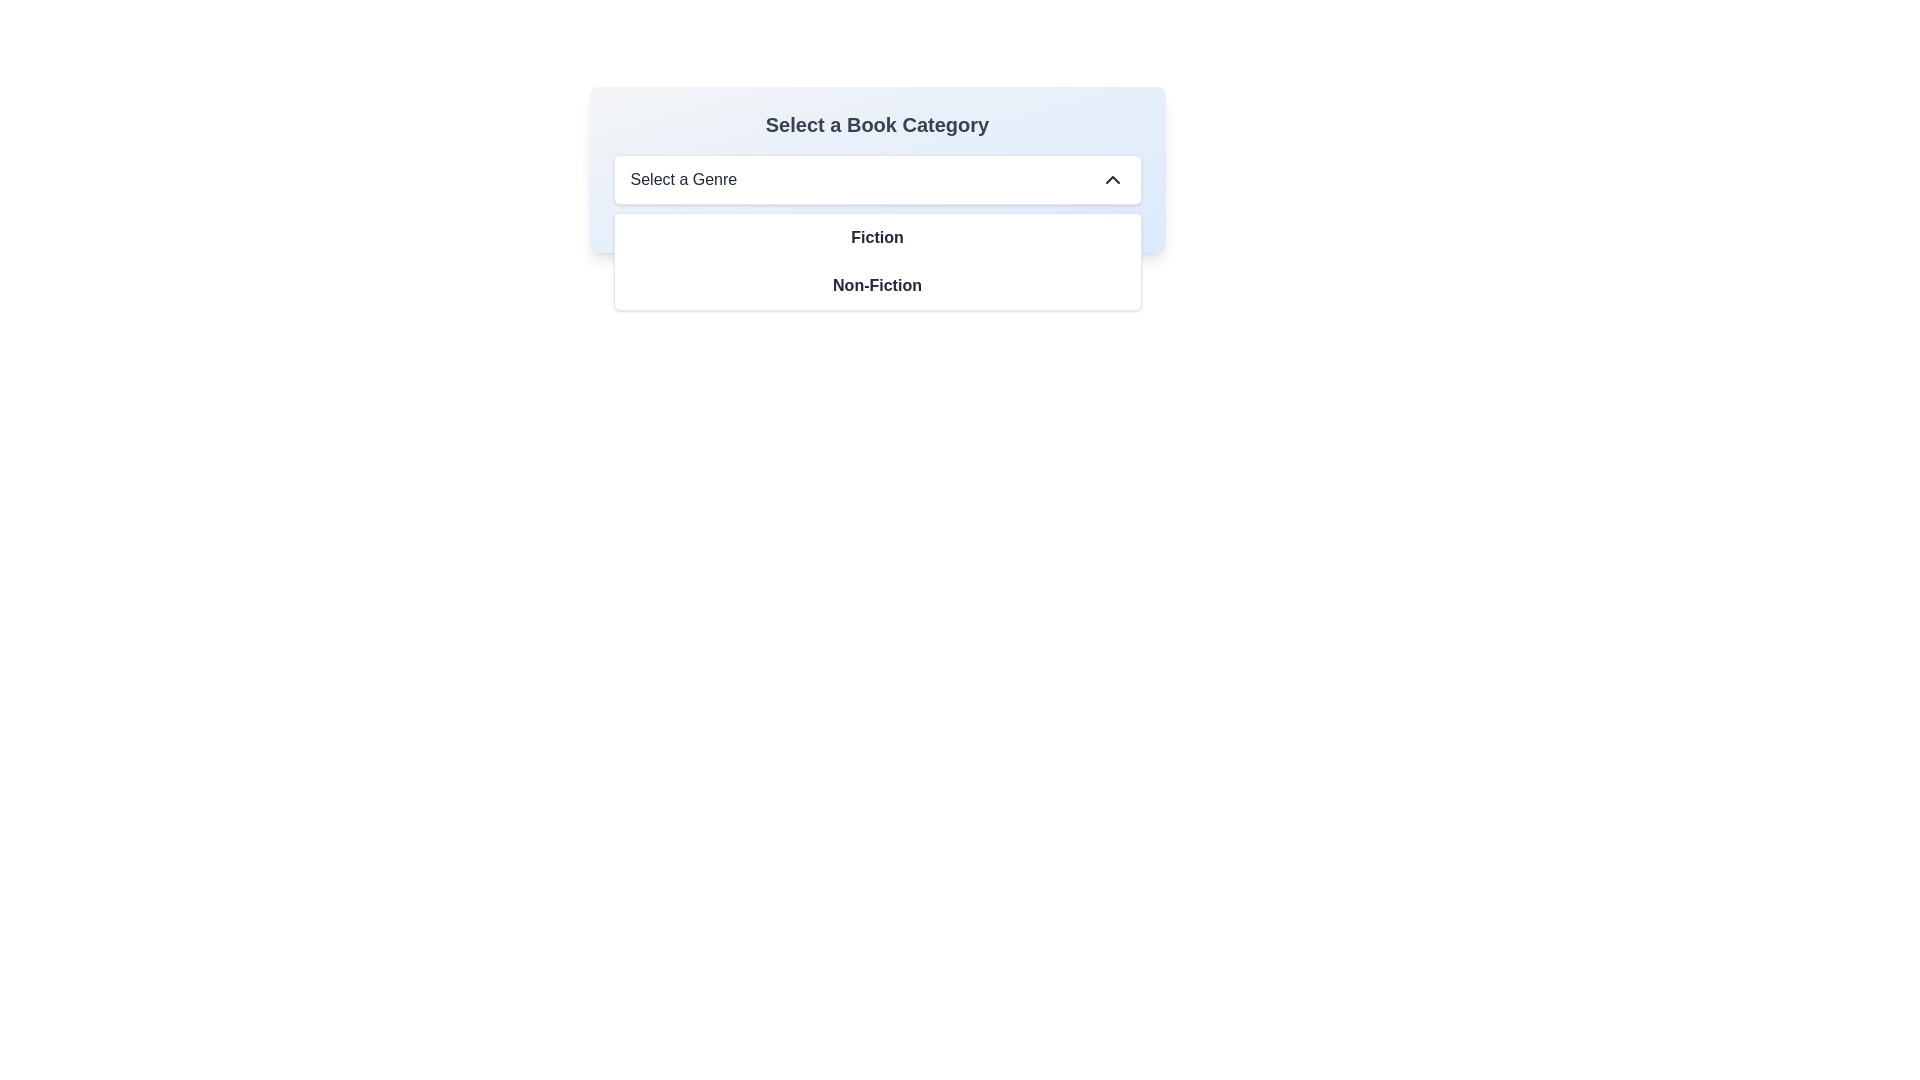 This screenshot has height=1080, width=1920. Describe the element at coordinates (877, 237) in the screenshot. I see `the bold gray text label displaying 'Fiction' within the dropdown menu` at that location.